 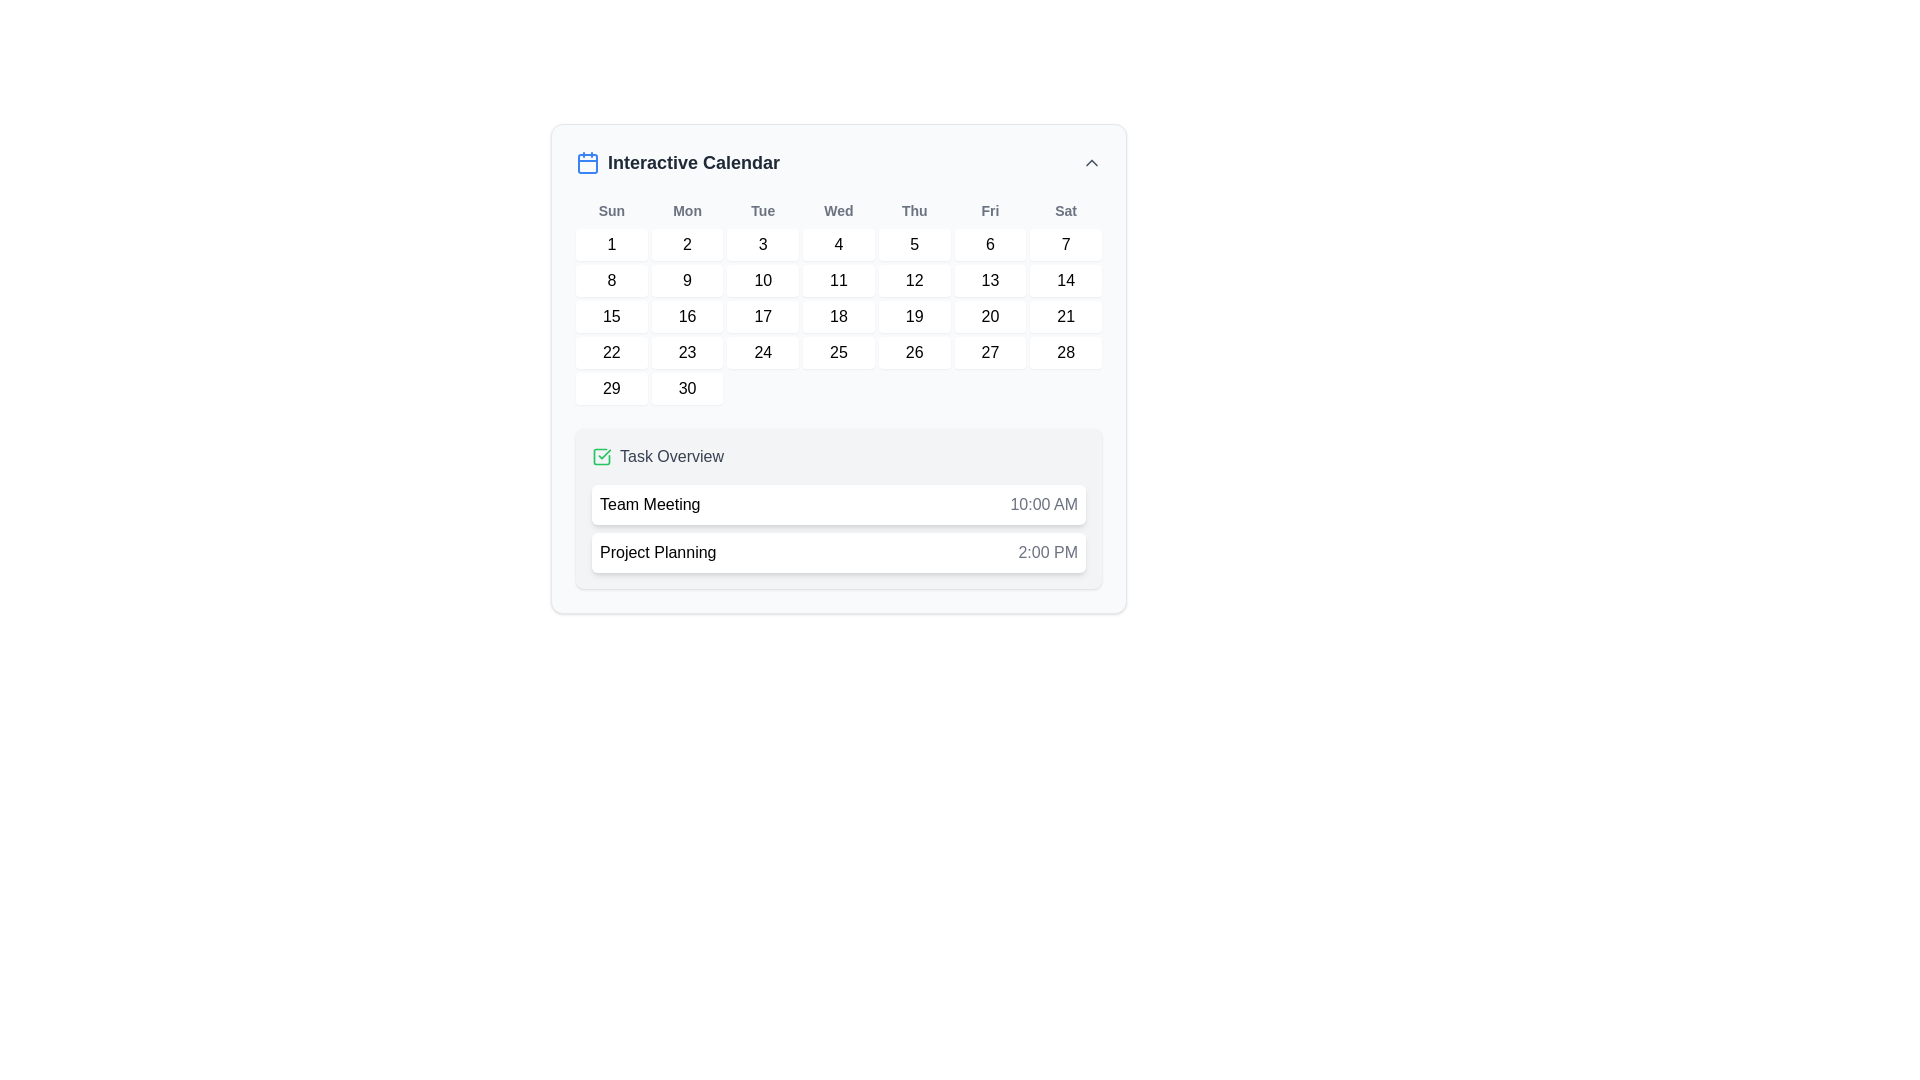 I want to click on the small square button displaying the text '29' located in the bottom-left corner of the calendar grid, so click(x=610, y=389).